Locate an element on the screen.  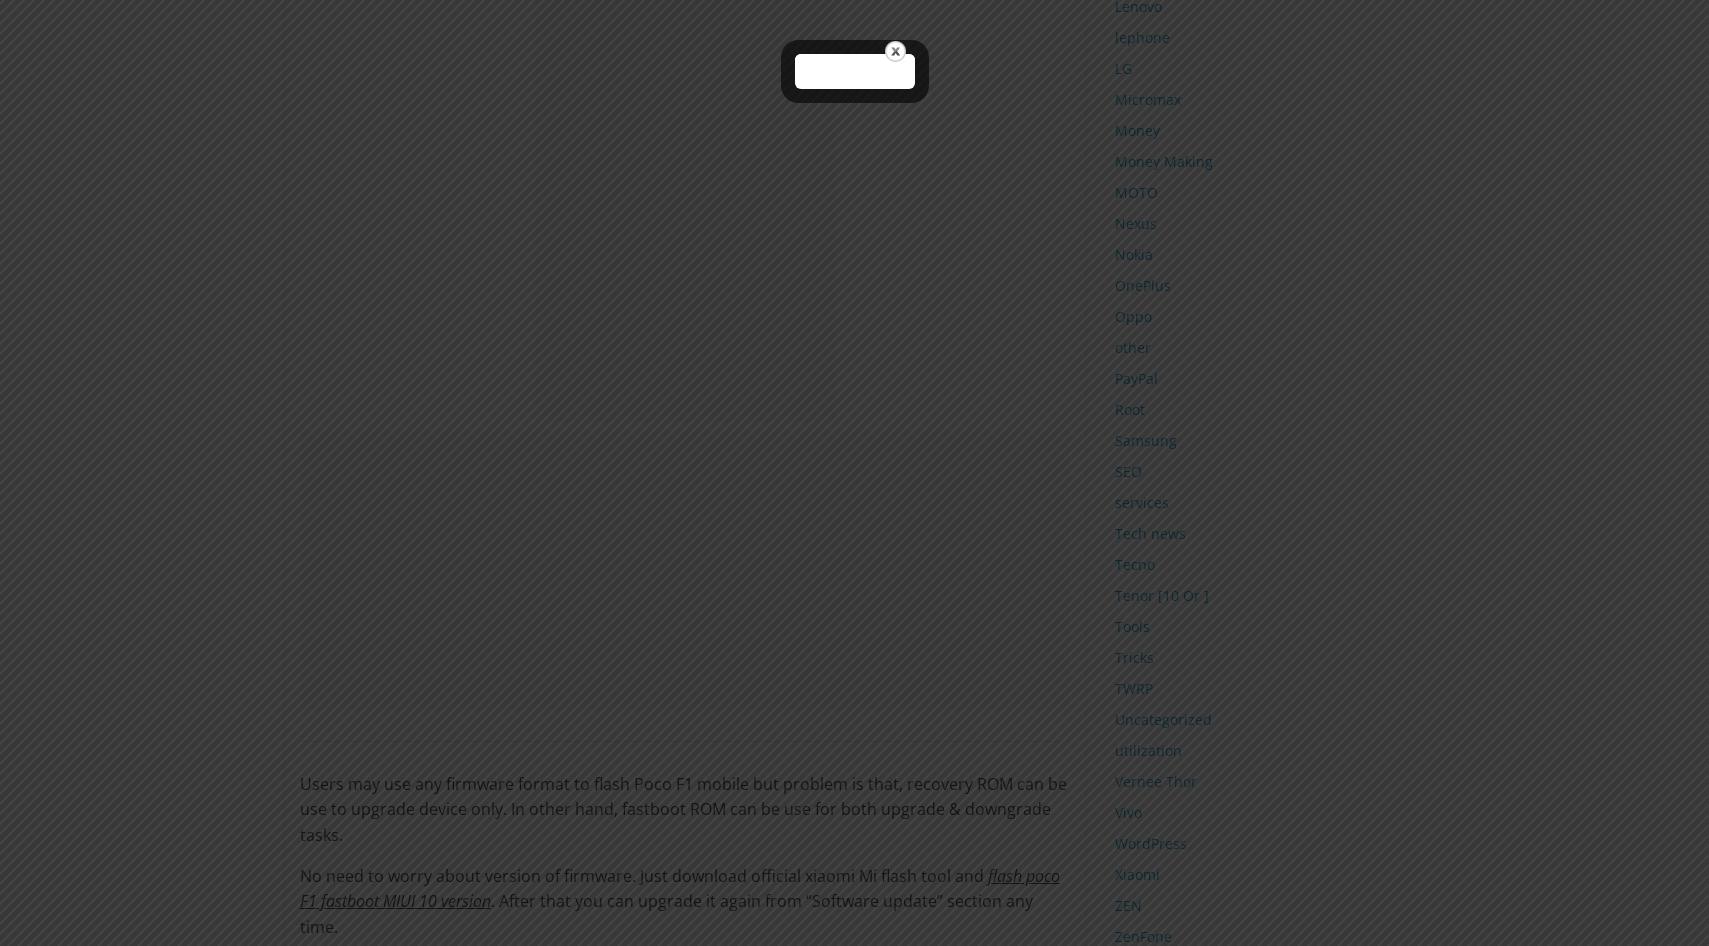
'. After that you can upgrade it again from “Software update” section any time.' is located at coordinates (298, 912).